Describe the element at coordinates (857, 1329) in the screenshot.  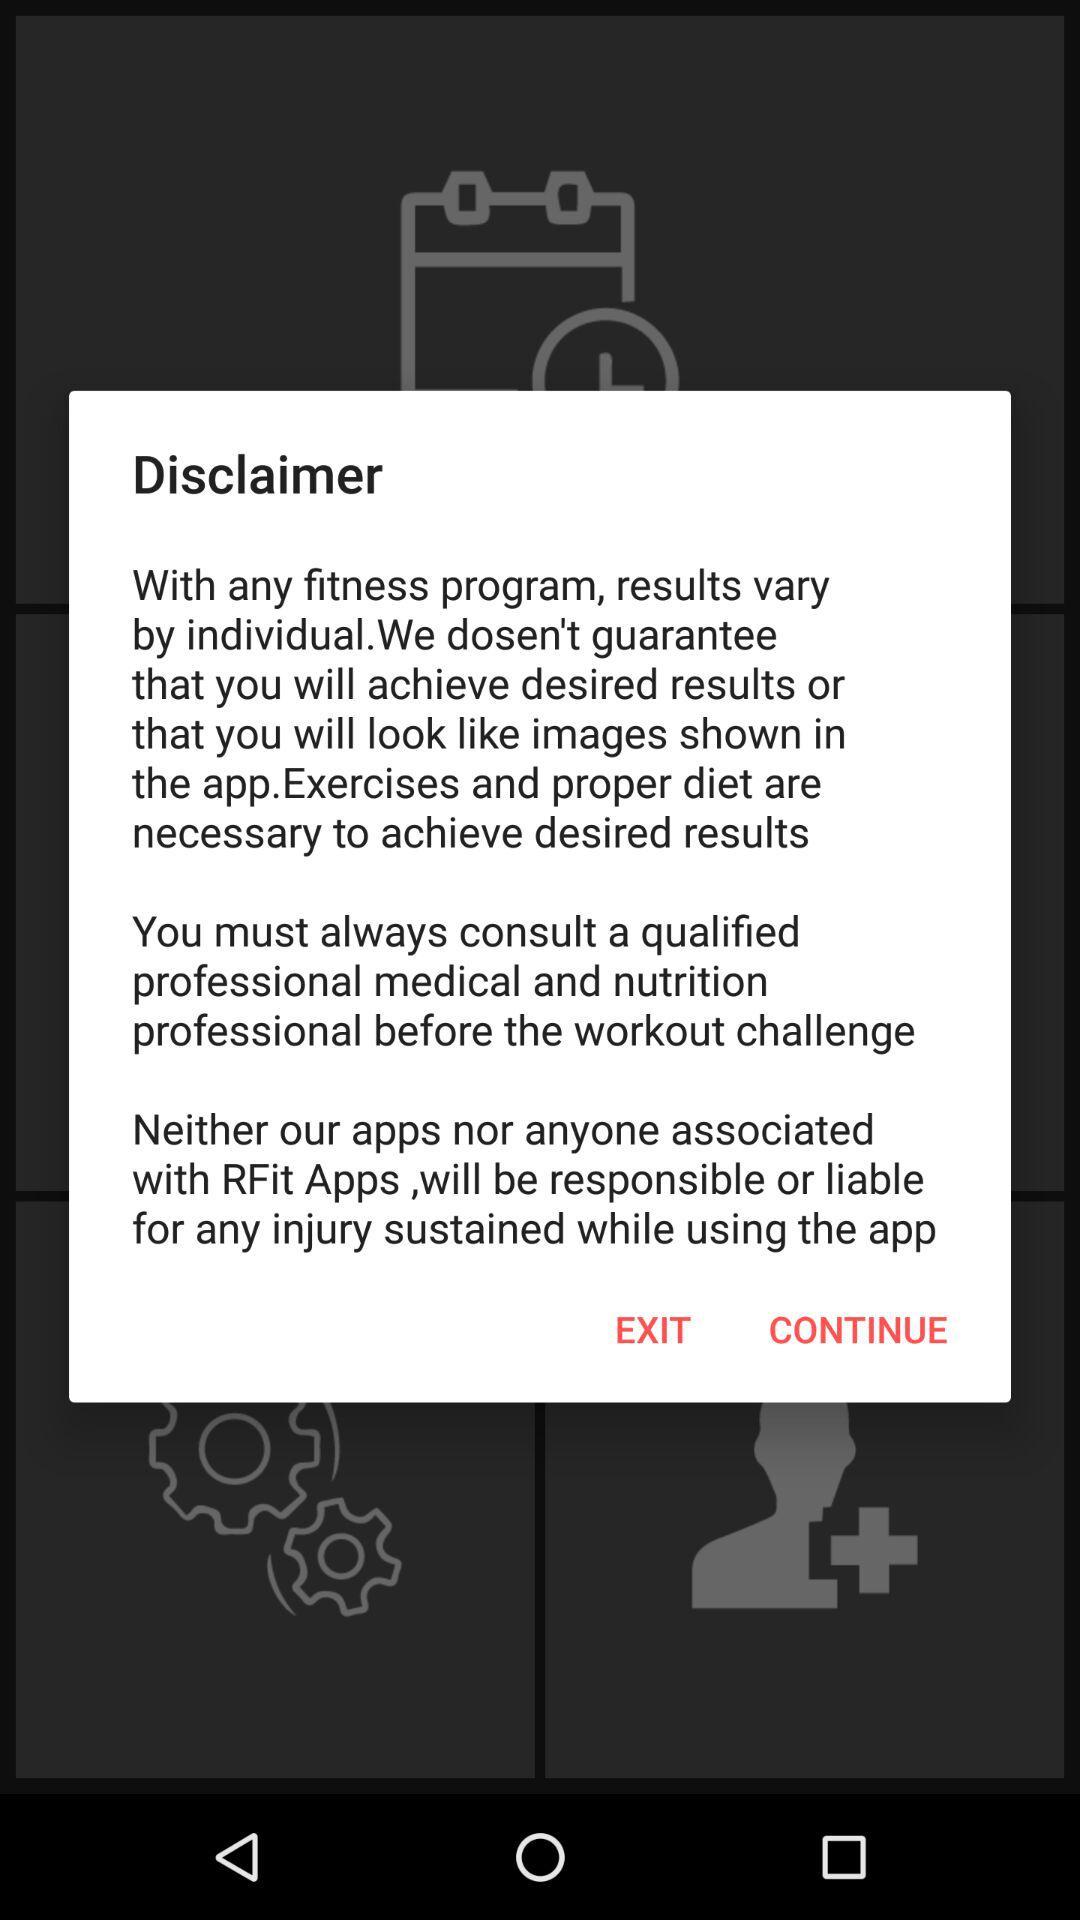
I see `item below with any fitness item` at that location.